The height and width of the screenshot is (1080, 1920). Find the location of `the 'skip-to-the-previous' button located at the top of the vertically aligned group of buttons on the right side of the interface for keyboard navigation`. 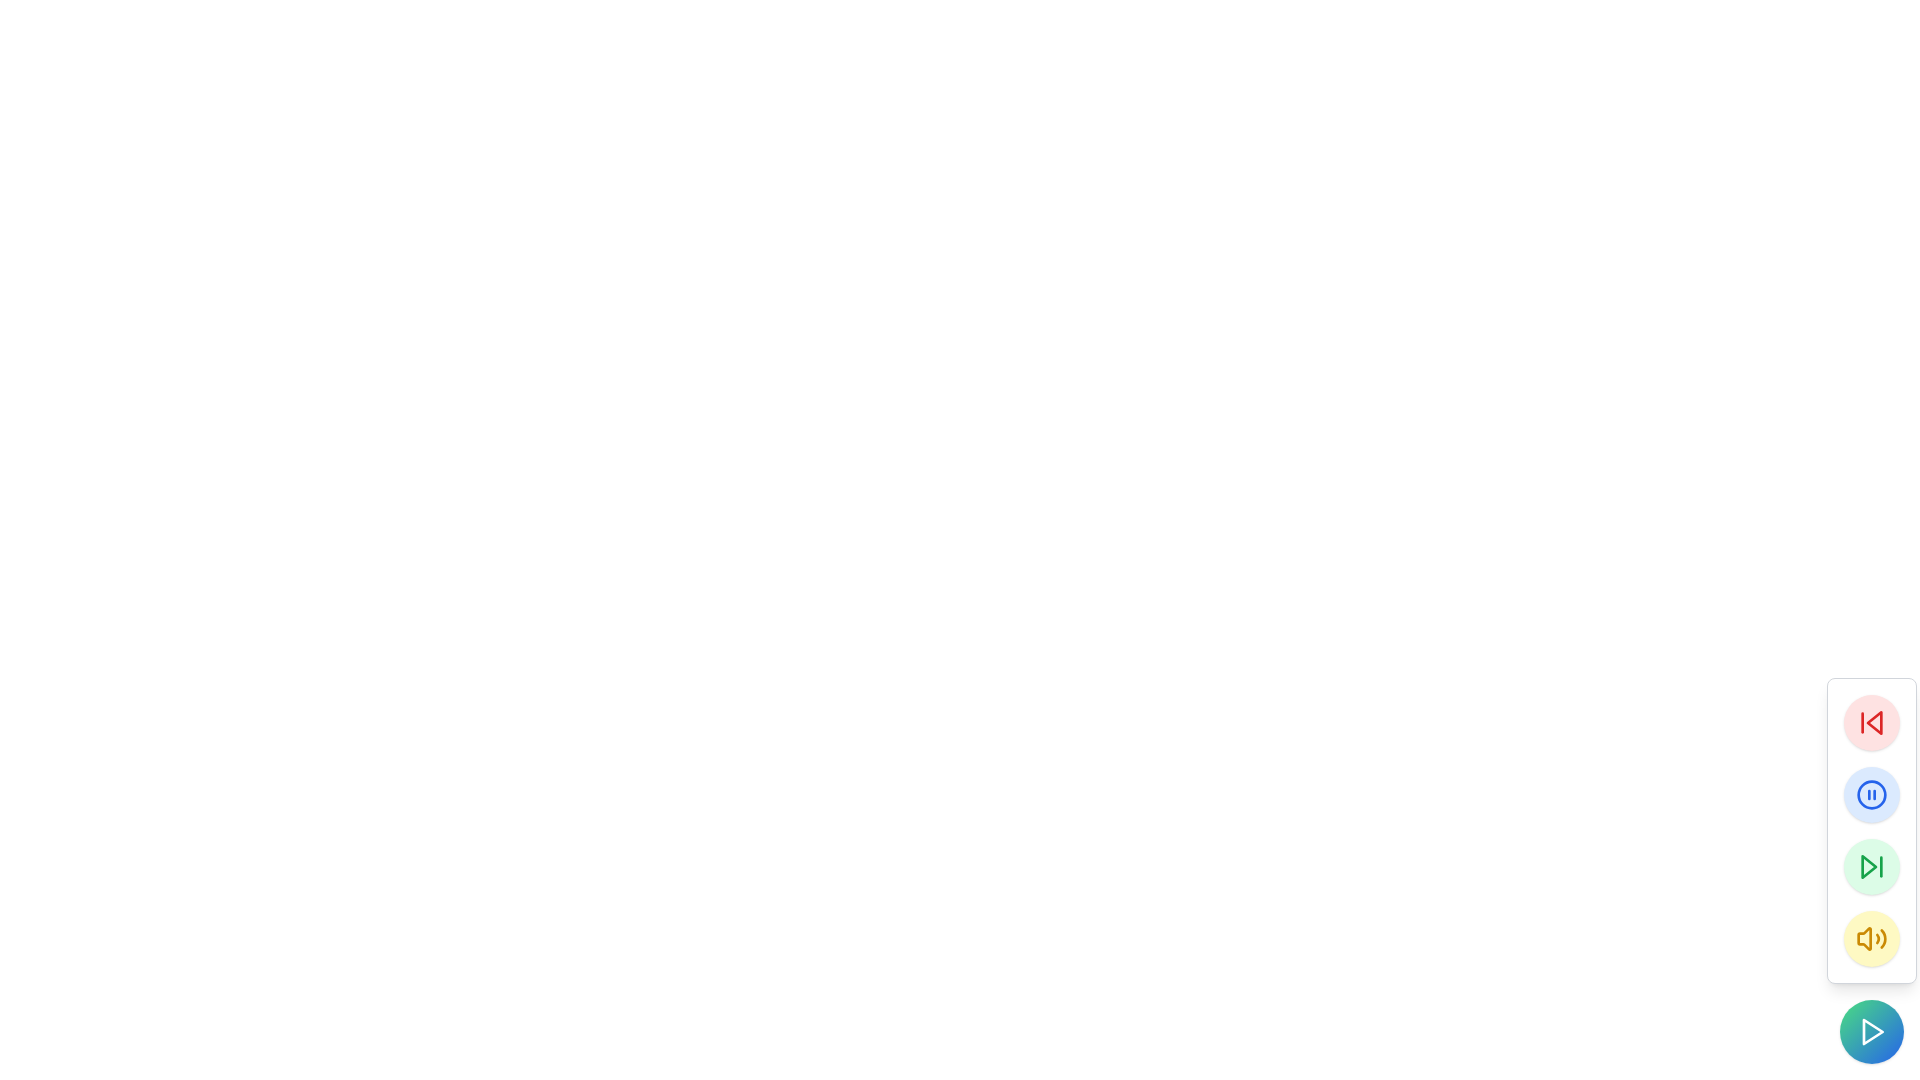

the 'skip-to-the-previous' button located at the top of the vertically aligned group of buttons on the right side of the interface for keyboard navigation is located at coordinates (1871, 722).